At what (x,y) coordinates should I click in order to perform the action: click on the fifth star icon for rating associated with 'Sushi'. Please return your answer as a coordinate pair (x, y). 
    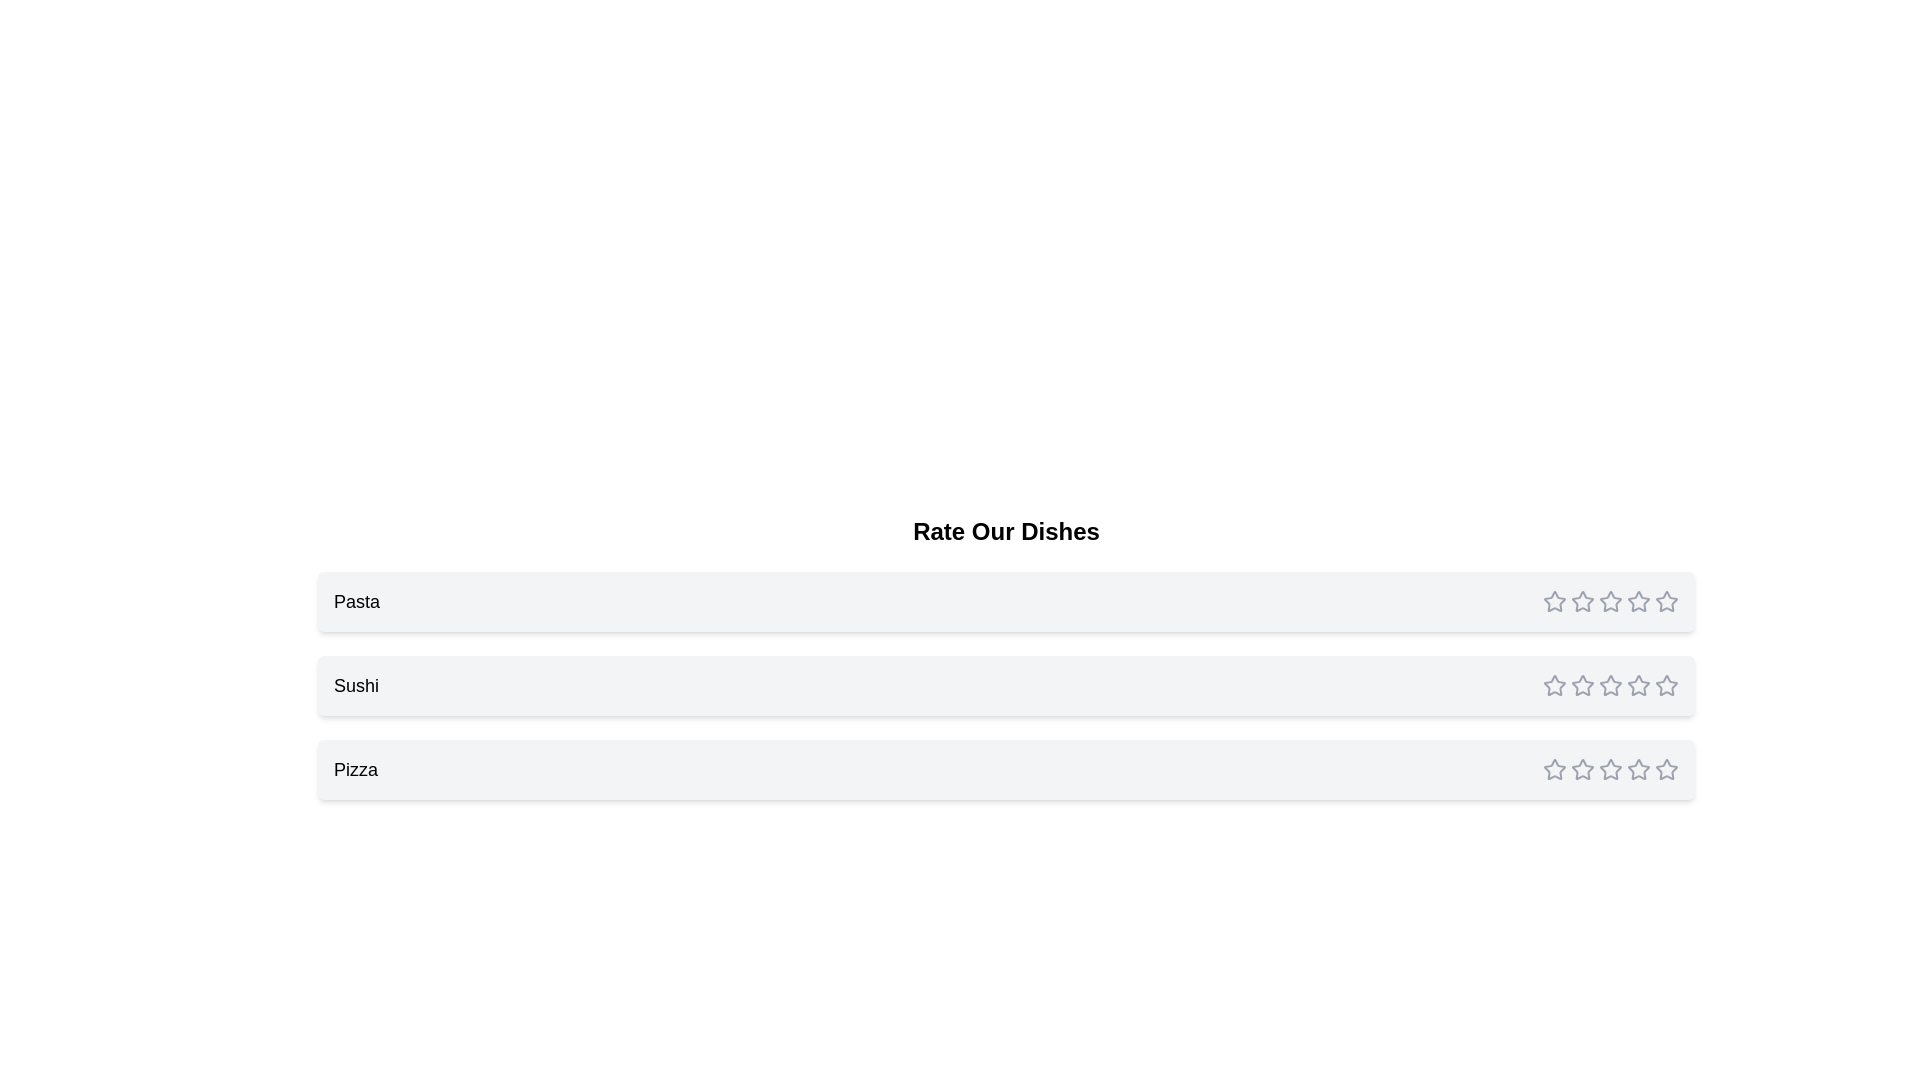
    Looking at the image, I should click on (1666, 684).